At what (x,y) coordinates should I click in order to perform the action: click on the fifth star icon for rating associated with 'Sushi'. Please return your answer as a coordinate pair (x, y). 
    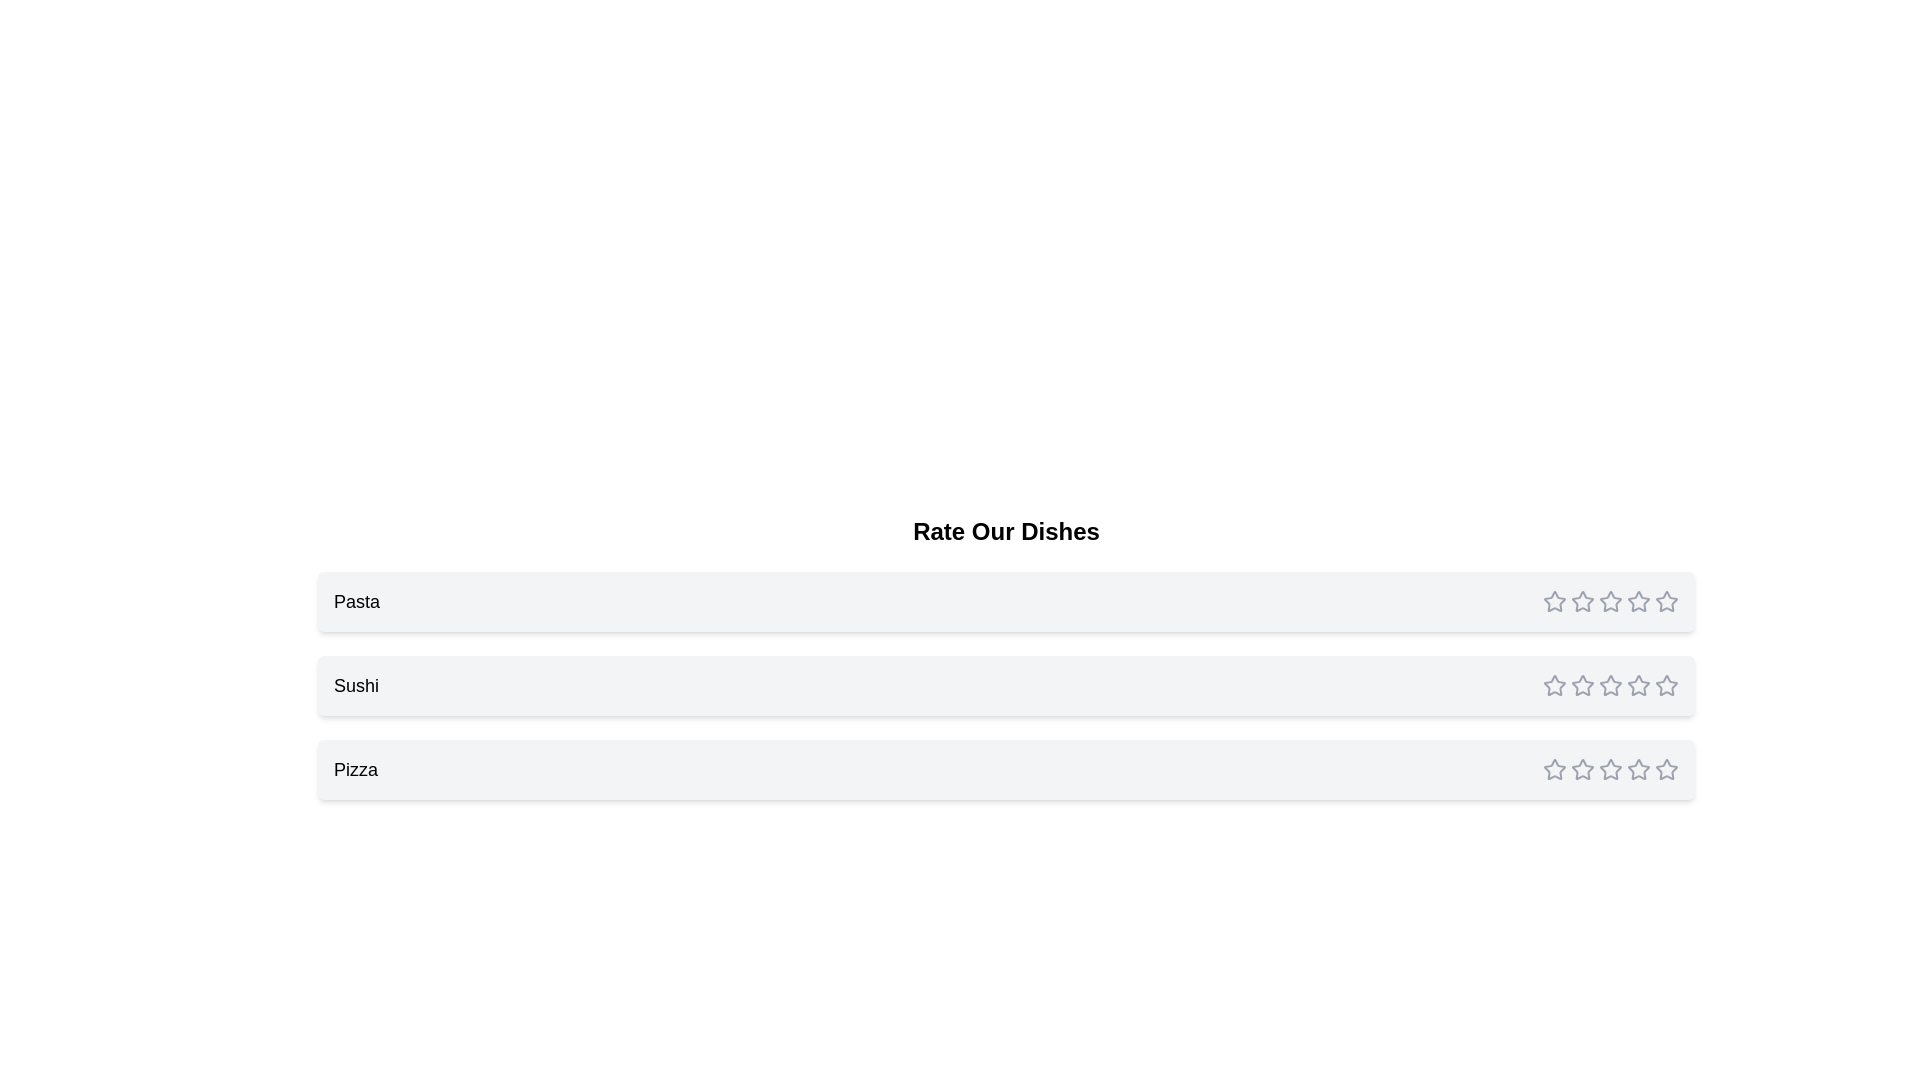
    Looking at the image, I should click on (1666, 684).